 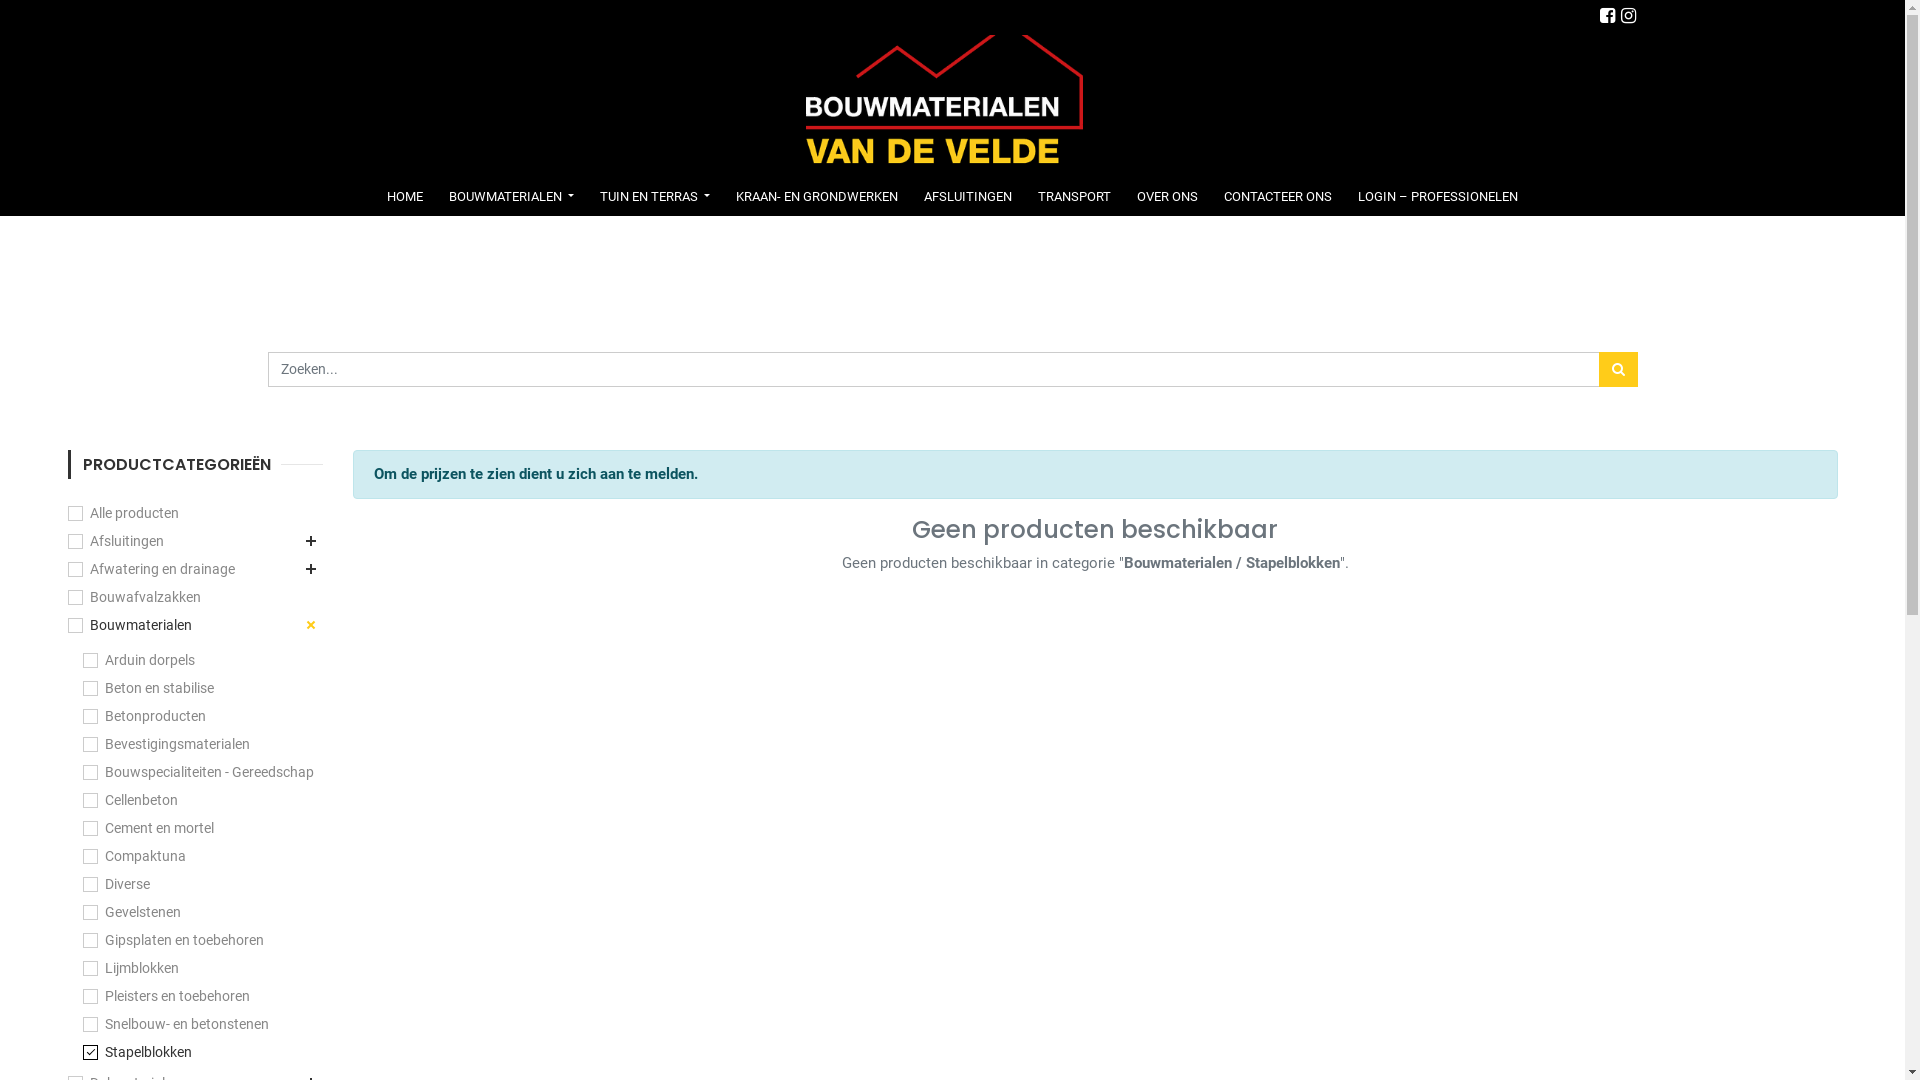 What do you see at coordinates (67, 569) in the screenshot?
I see `'Afwatering en drainage'` at bounding box center [67, 569].